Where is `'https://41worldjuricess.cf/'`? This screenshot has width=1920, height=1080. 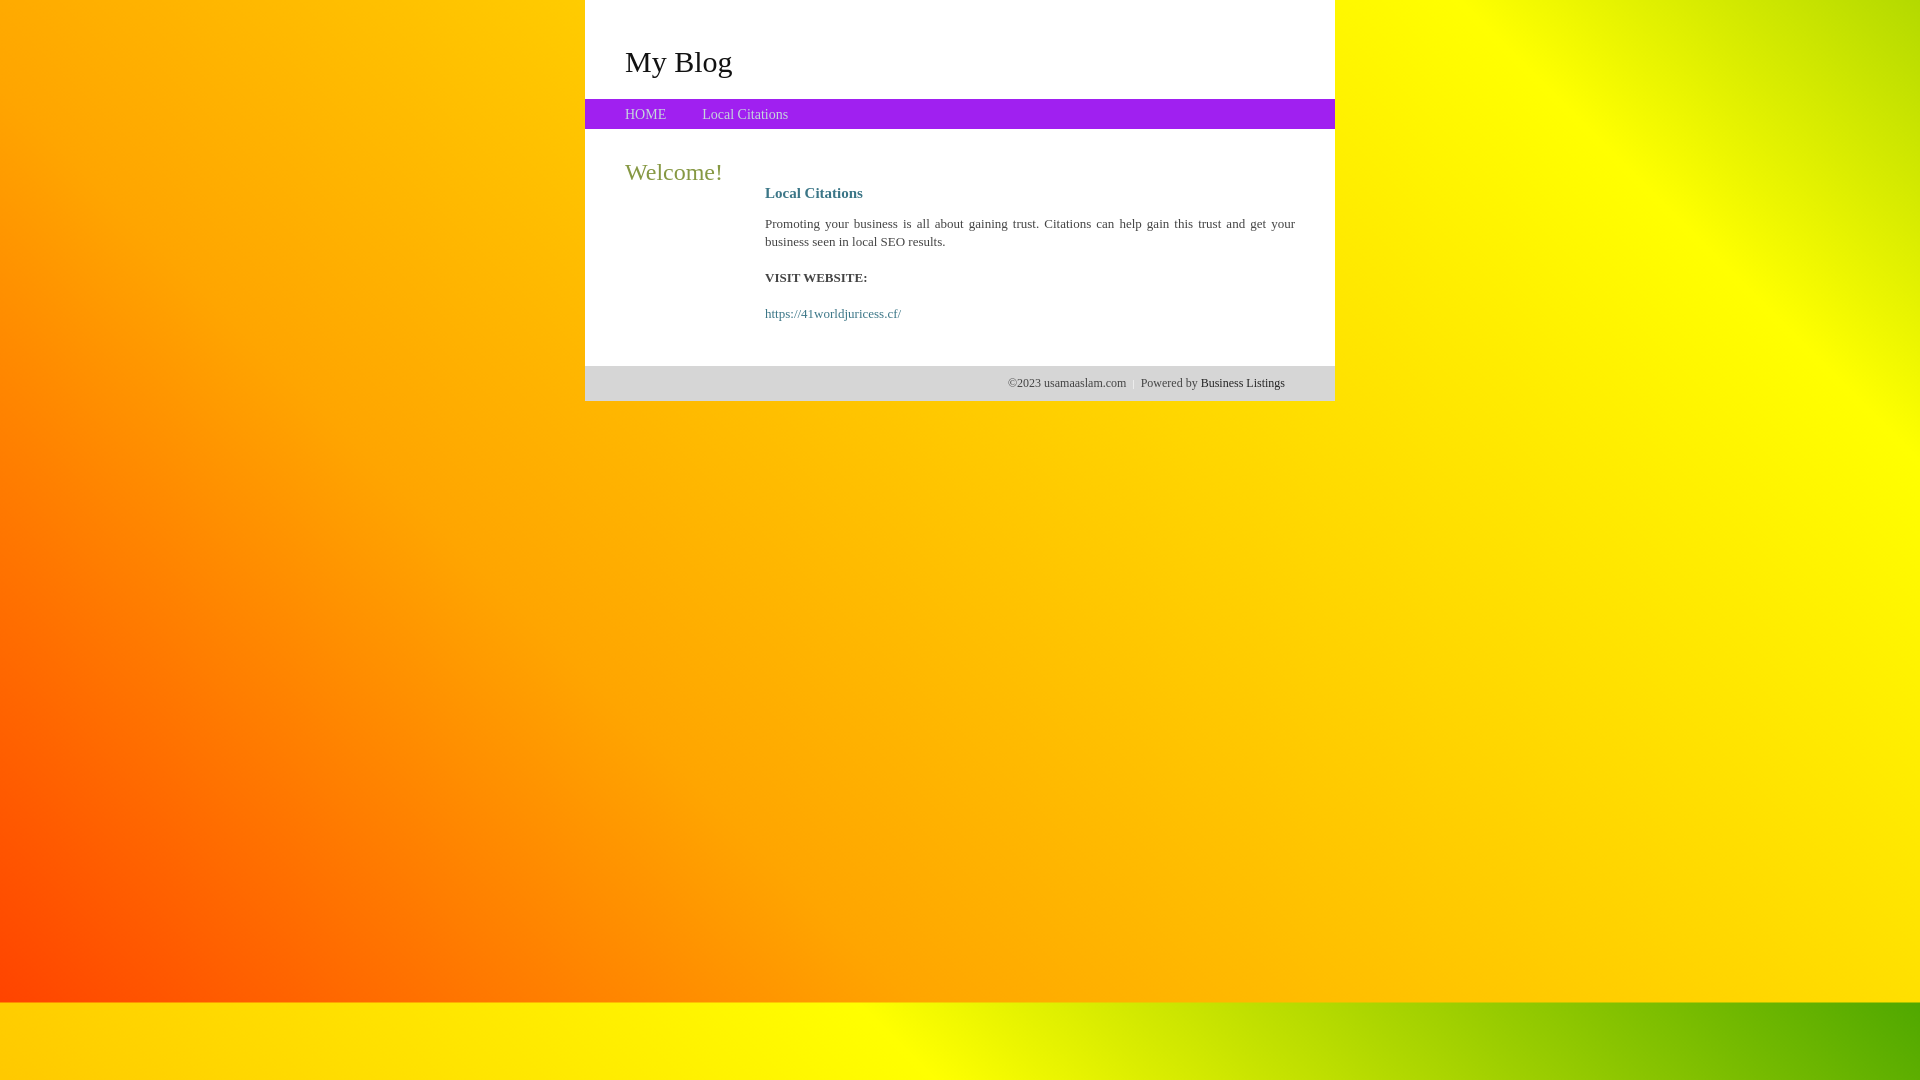 'https://41worldjuricess.cf/' is located at coordinates (833, 313).